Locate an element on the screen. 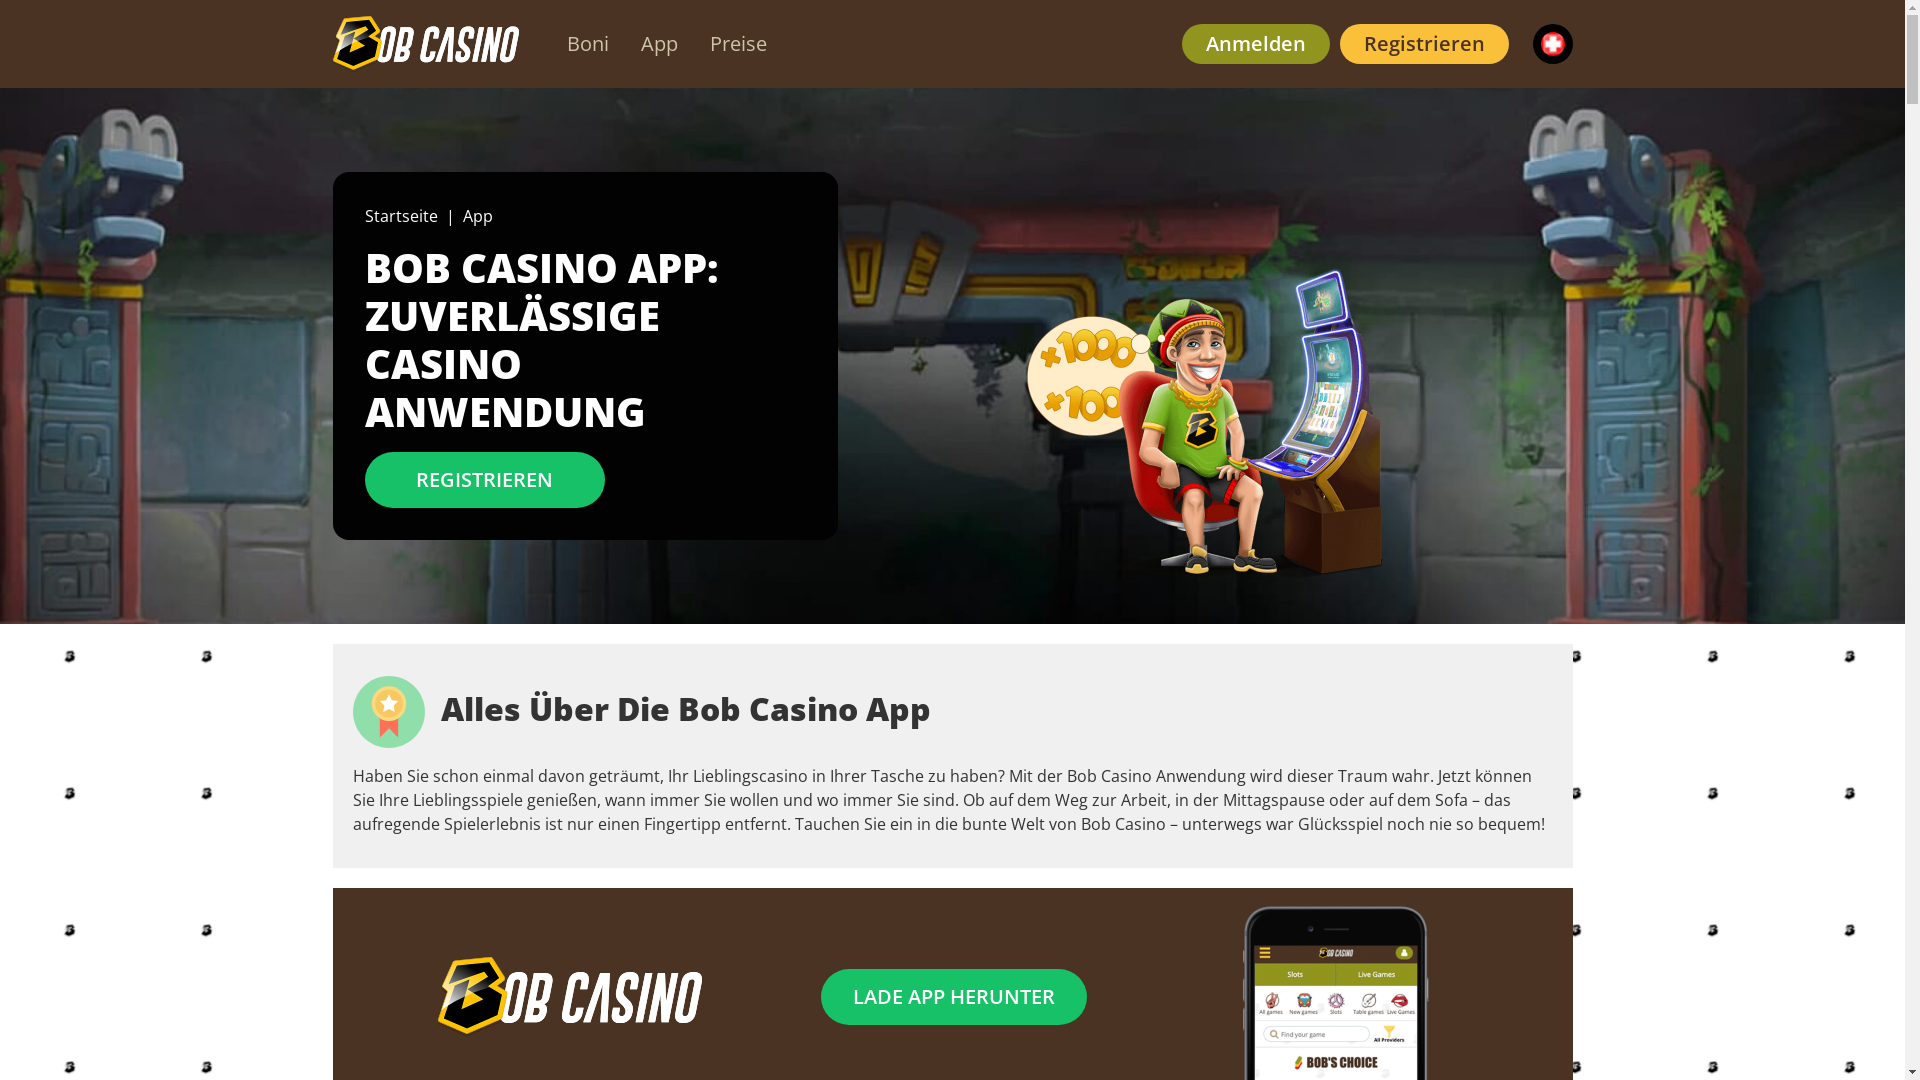 The height and width of the screenshot is (1080, 1920). 'REGISTRIEREN' is located at coordinates (484, 479).